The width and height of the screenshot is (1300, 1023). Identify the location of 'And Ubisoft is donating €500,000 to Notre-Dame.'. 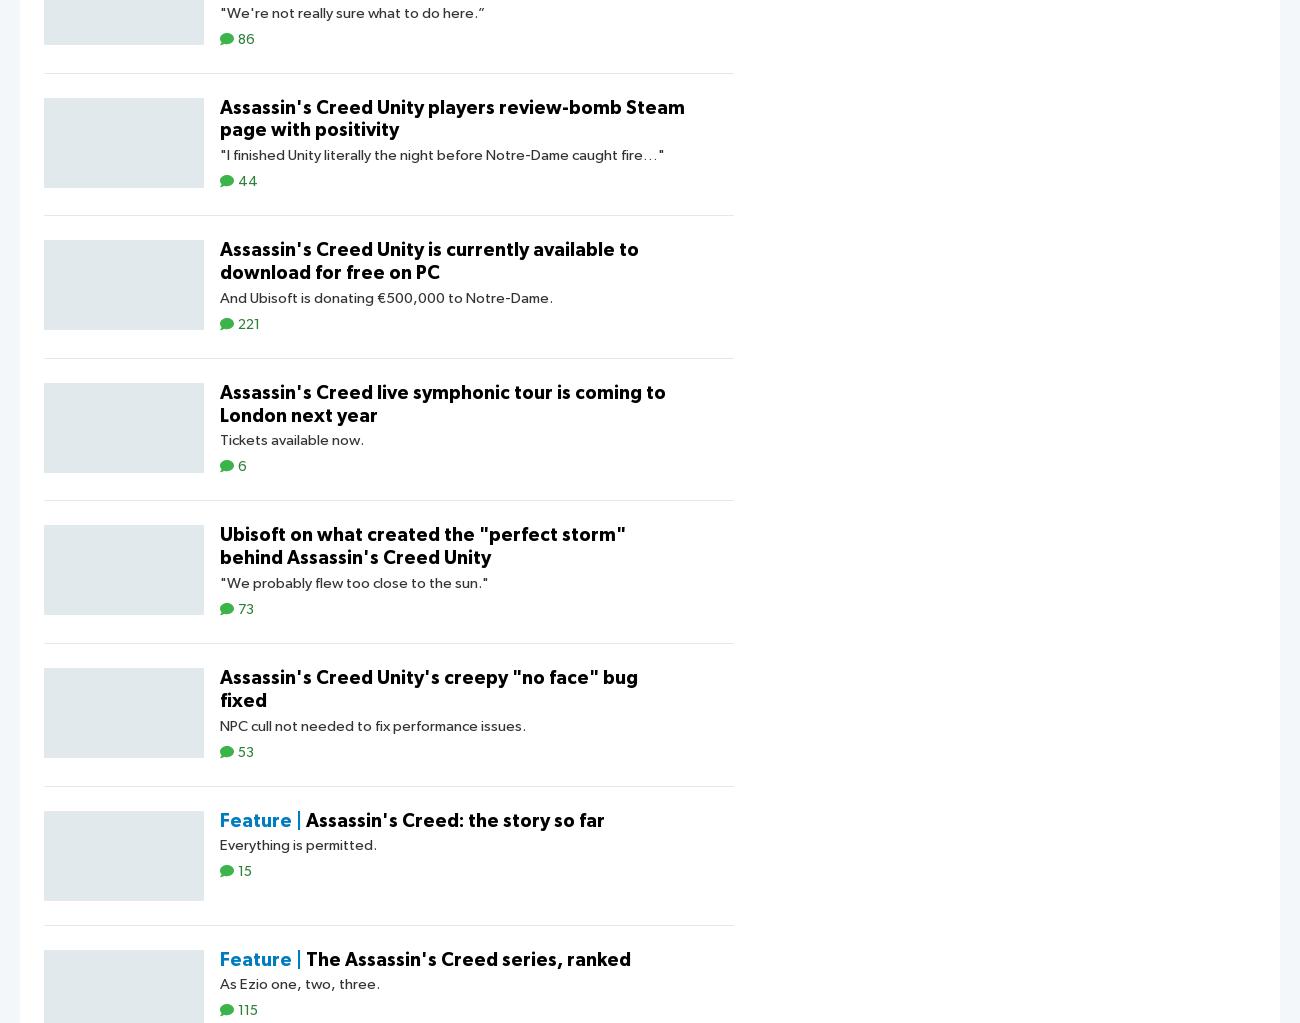
(386, 296).